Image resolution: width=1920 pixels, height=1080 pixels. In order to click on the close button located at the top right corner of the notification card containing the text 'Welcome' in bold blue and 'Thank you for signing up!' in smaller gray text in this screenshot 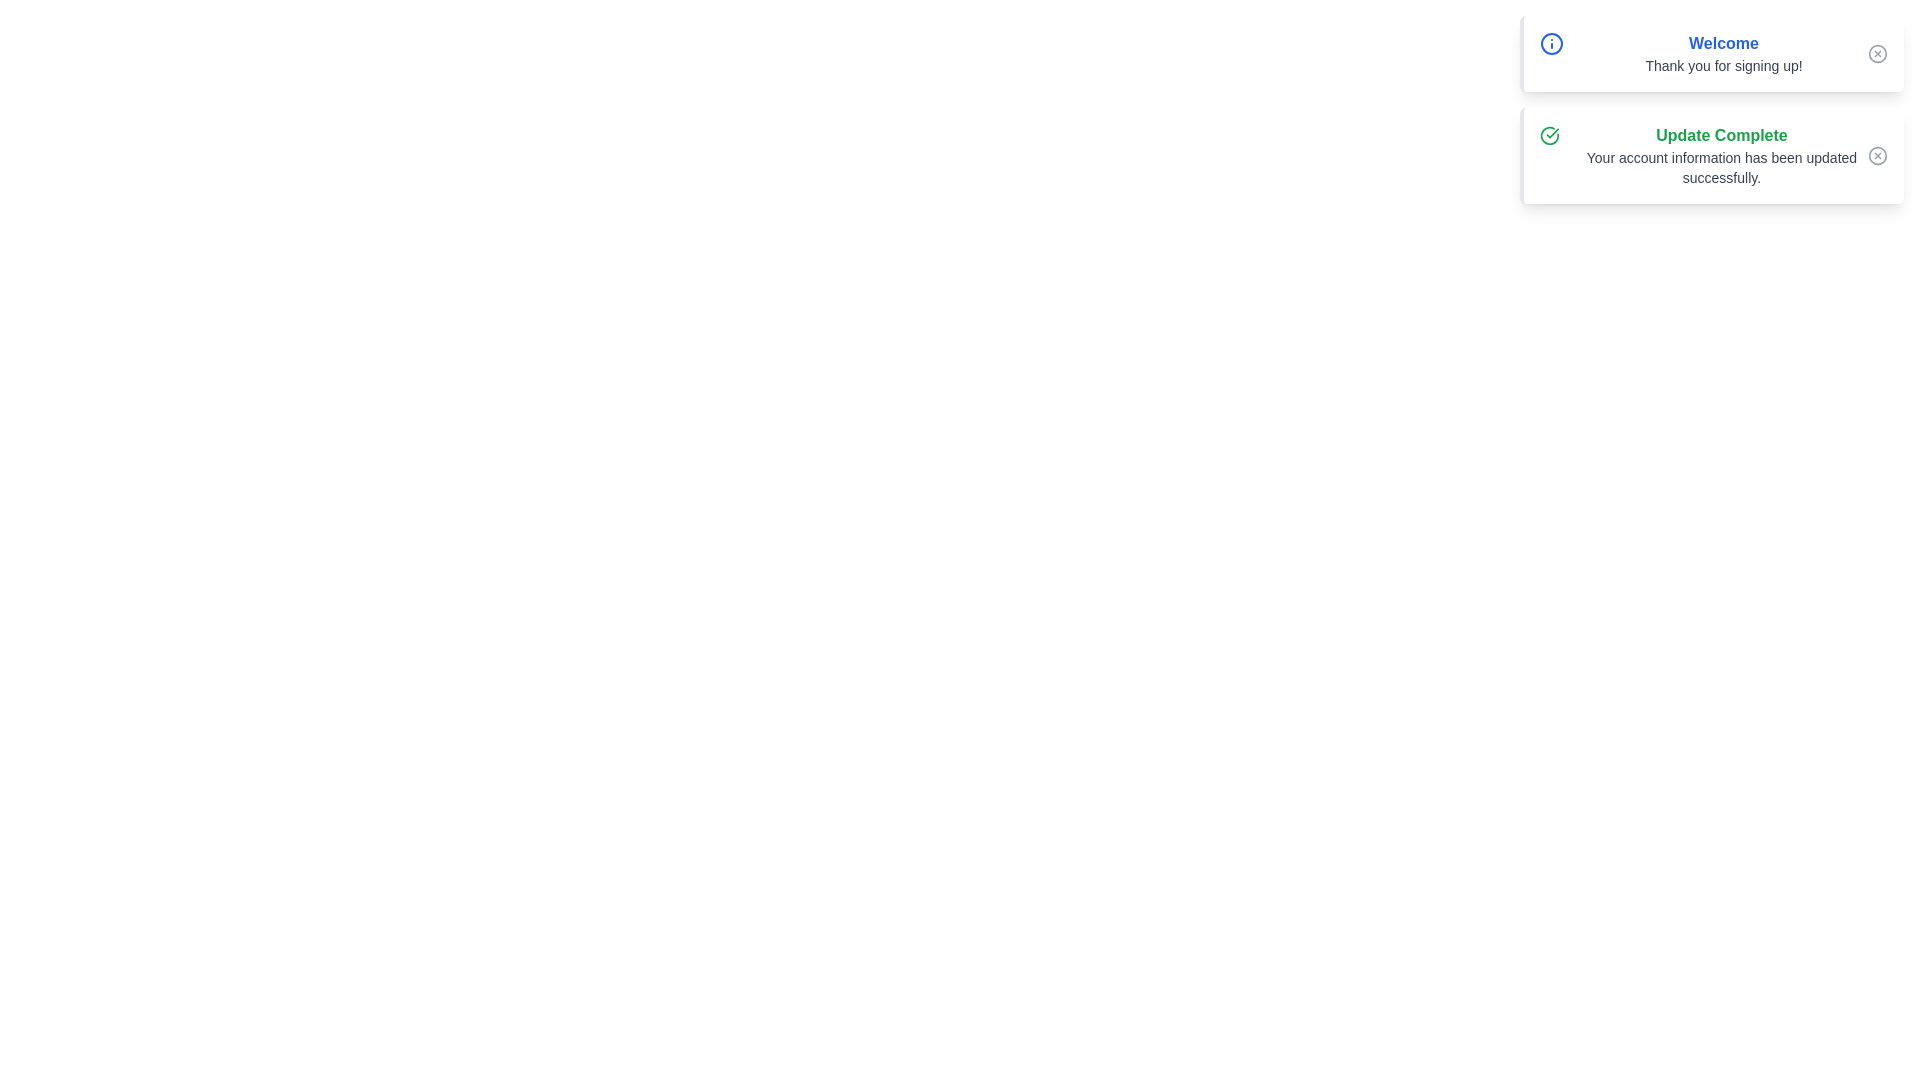, I will do `click(1876, 53)`.